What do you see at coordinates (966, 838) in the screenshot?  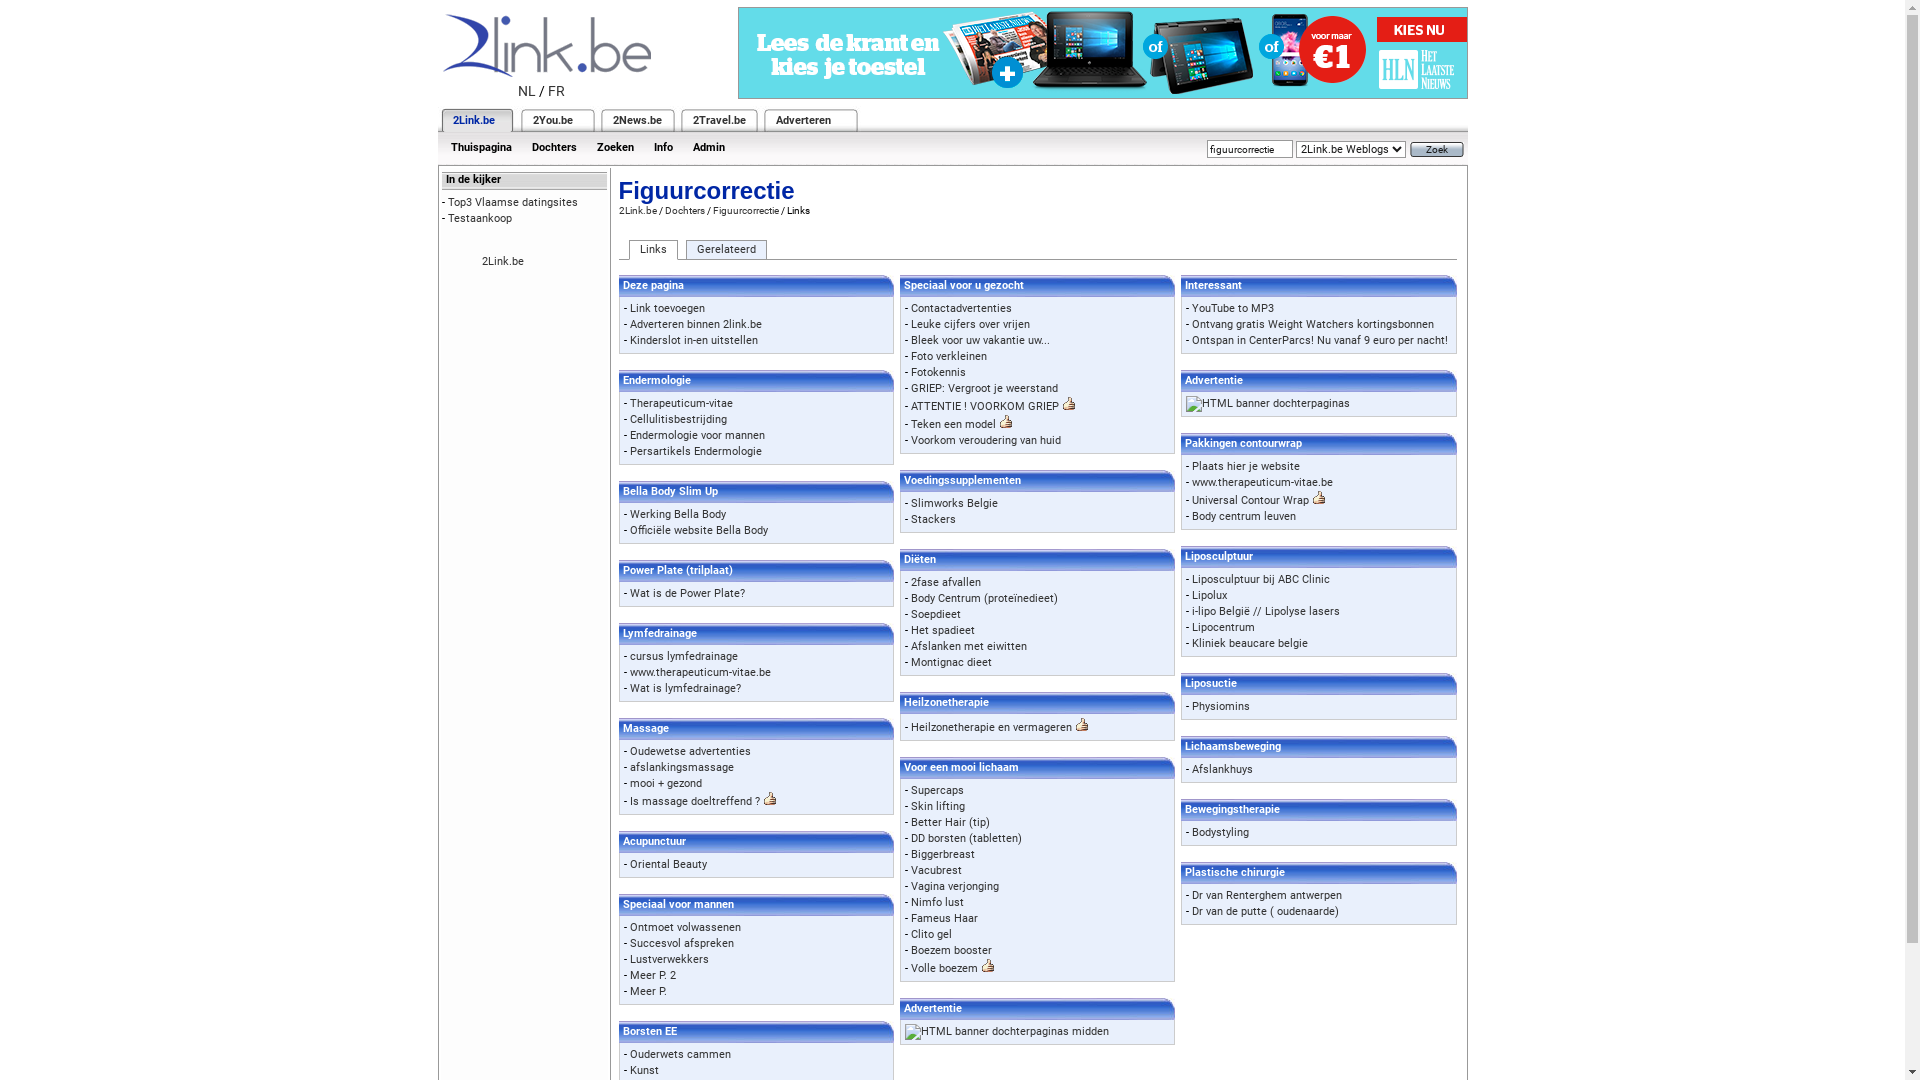 I see `'DD borsten (tabletten)'` at bounding box center [966, 838].